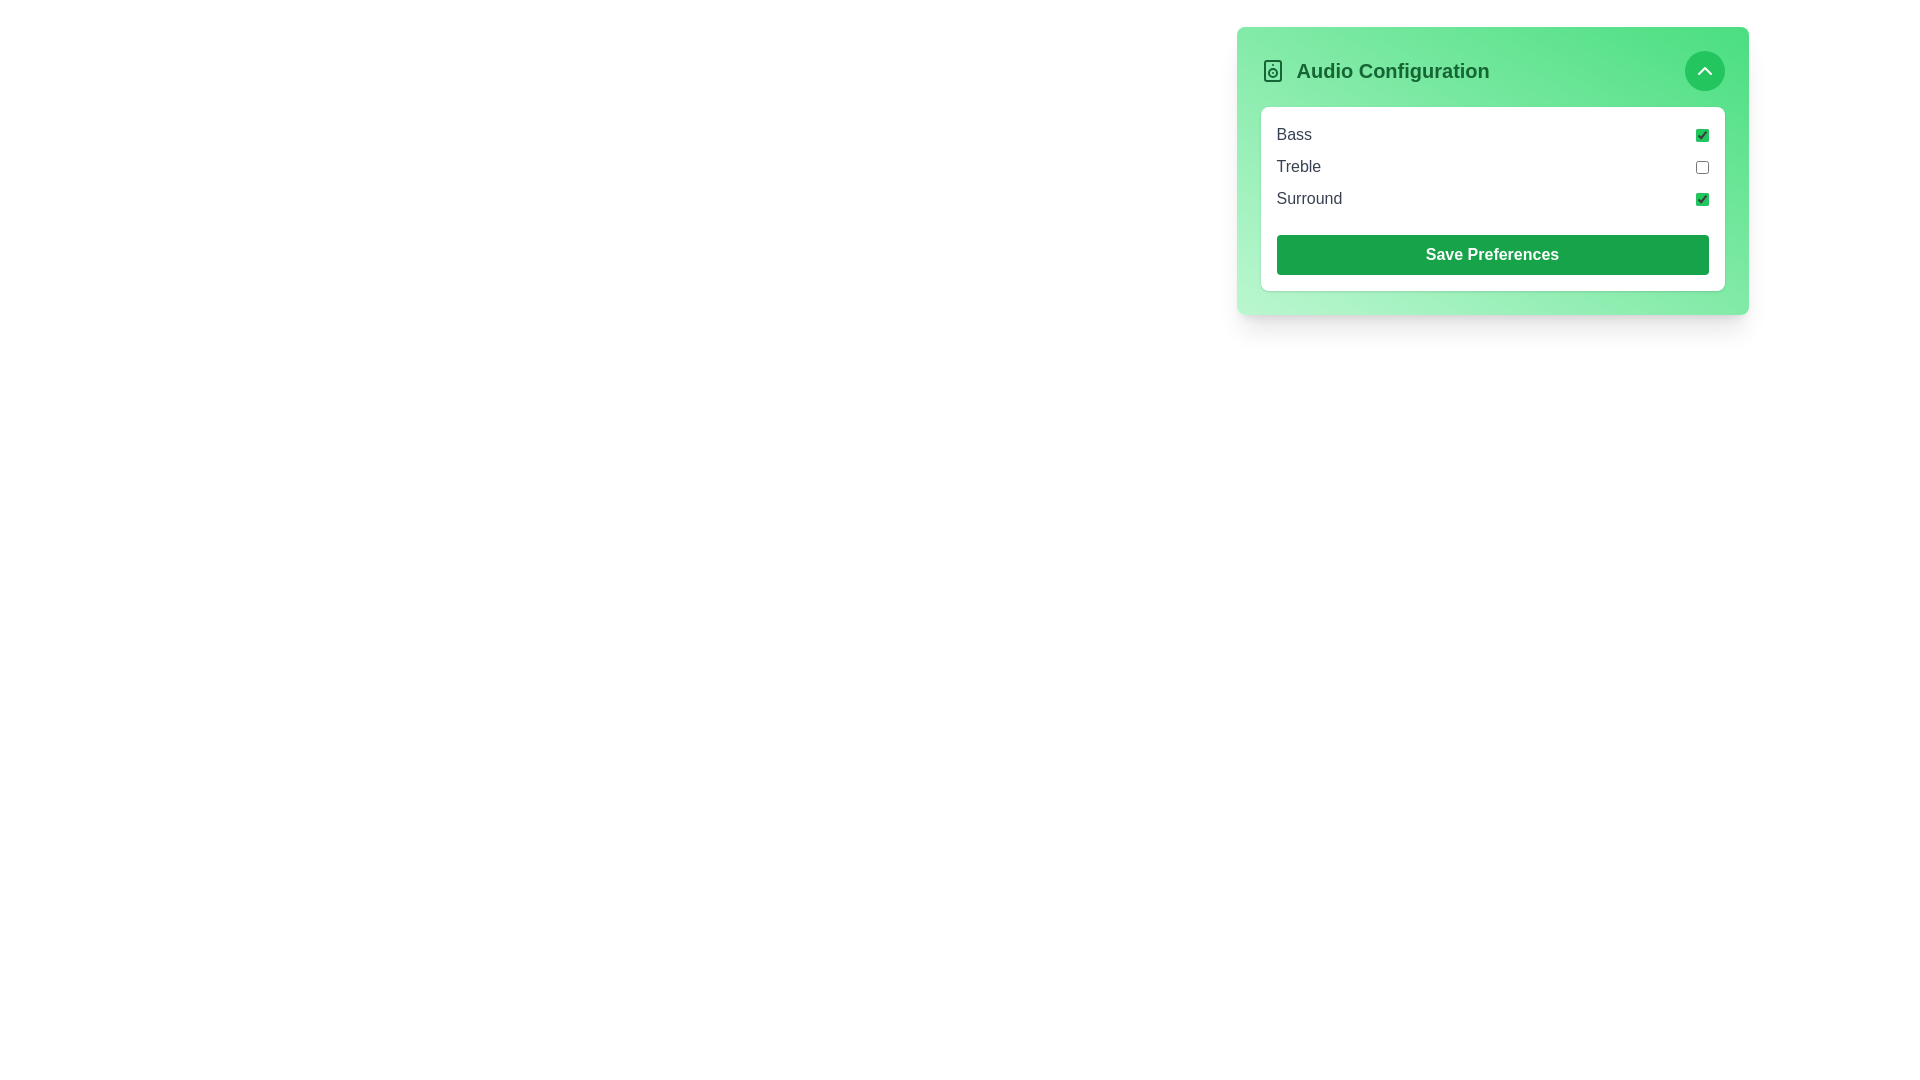 Image resolution: width=1920 pixels, height=1080 pixels. I want to click on the checkbox labeled 'Treble', so click(1492, 165).